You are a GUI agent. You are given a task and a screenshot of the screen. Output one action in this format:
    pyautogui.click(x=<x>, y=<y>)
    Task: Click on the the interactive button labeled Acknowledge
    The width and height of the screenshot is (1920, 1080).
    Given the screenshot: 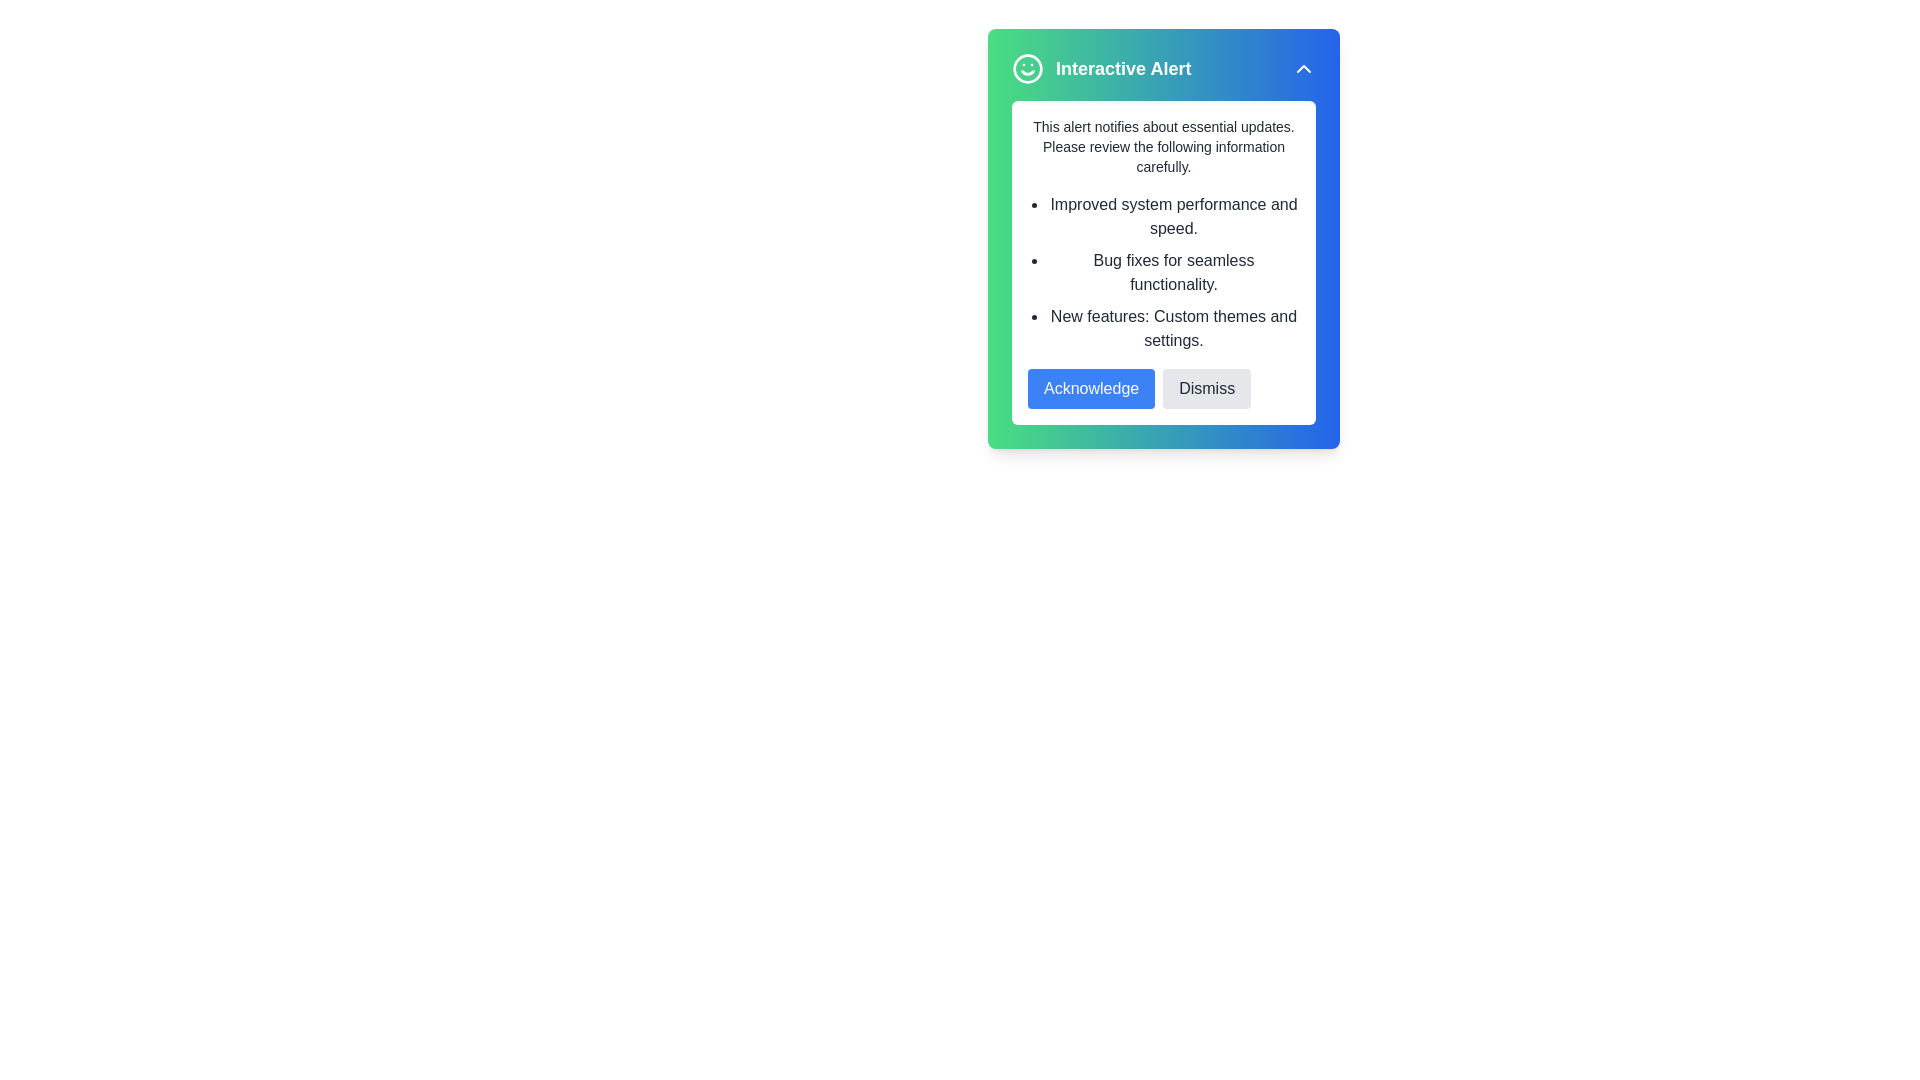 What is the action you would take?
    pyautogui.click(x=1090, y=389)
    